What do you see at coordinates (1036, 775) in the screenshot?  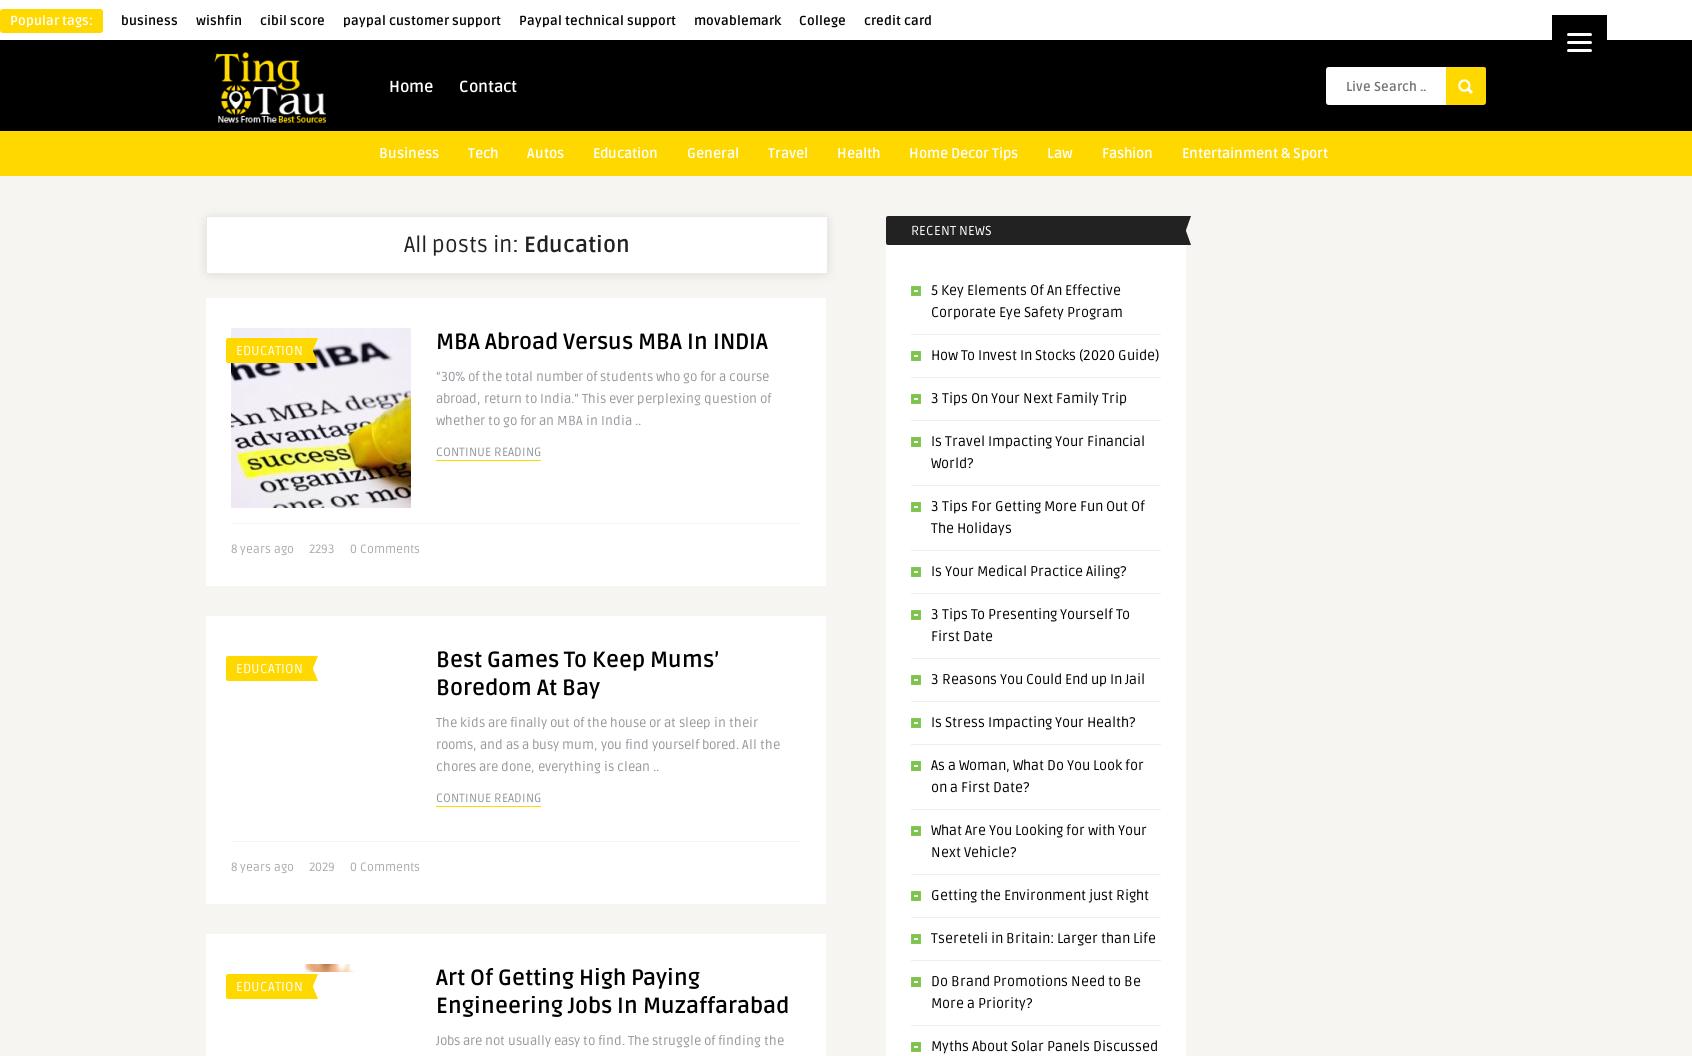 I see `'As a Woman, What Do You Look for on a First Date?'` at bounding box center [1036, 775].